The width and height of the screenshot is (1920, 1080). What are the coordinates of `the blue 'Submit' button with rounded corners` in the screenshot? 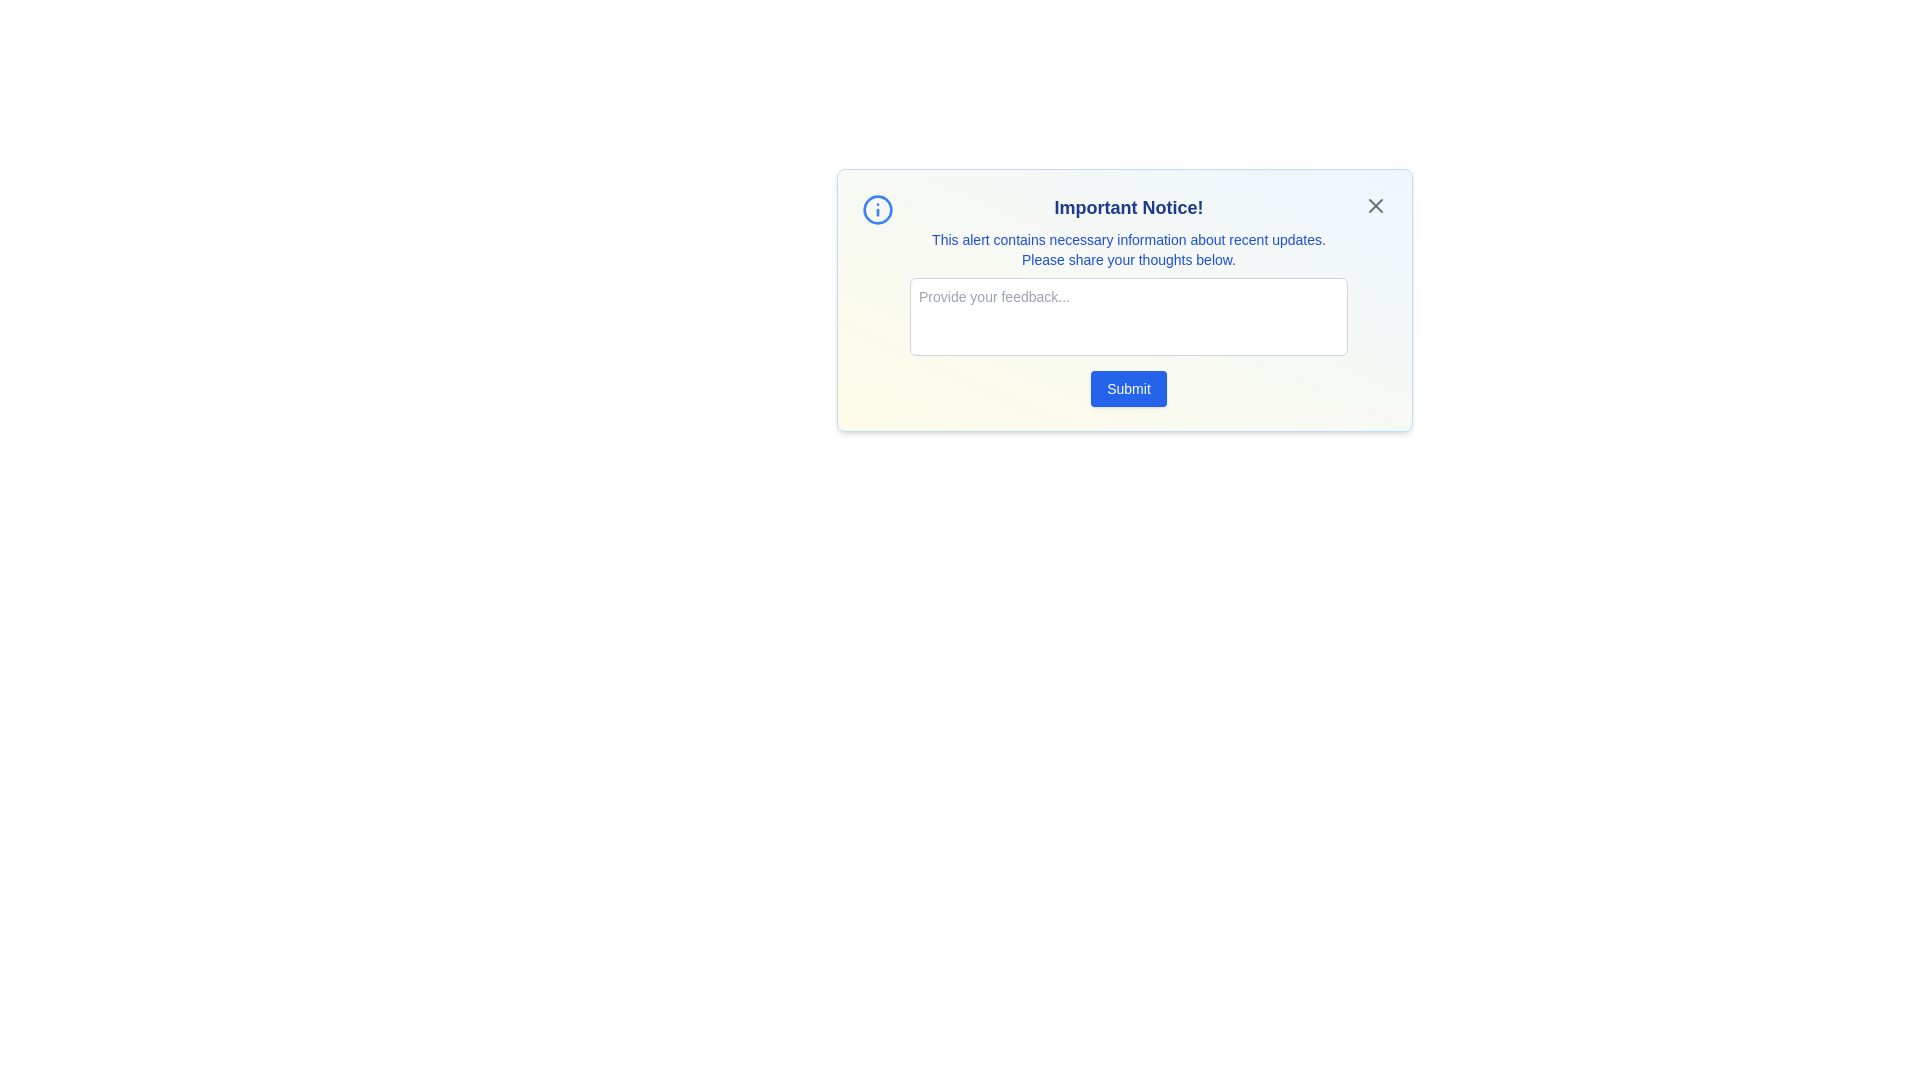 It's located at (1128, 389).